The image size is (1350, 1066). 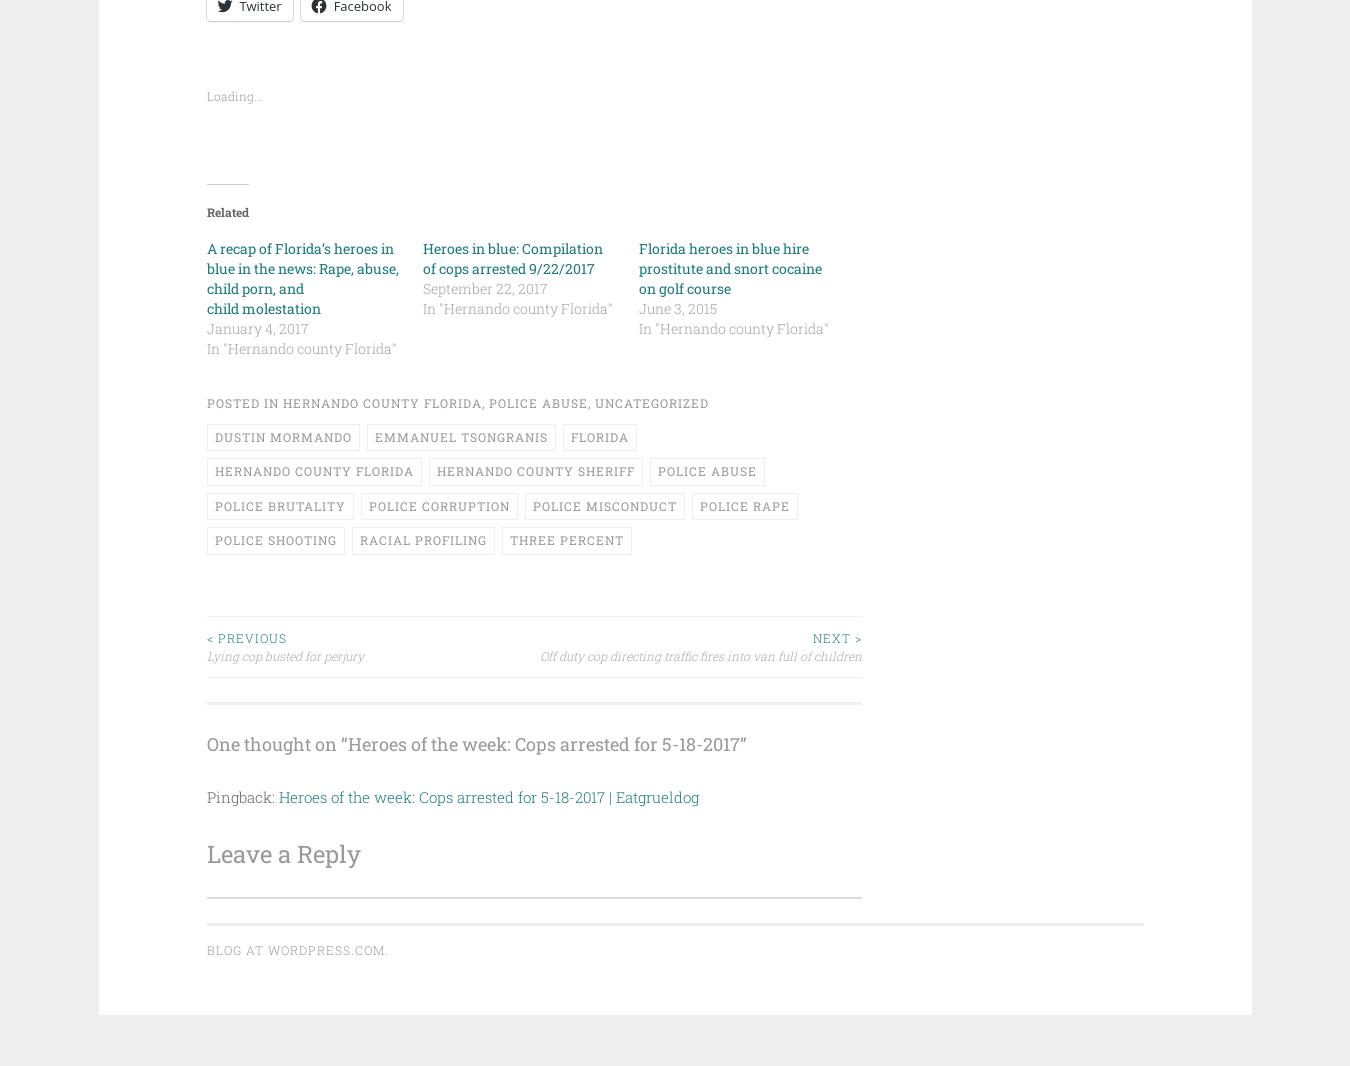 What do you see at coordinates (373, 435) in the screenshot?
I see `'emmanuel Tsongranis'` at bounding box center [373, 435].